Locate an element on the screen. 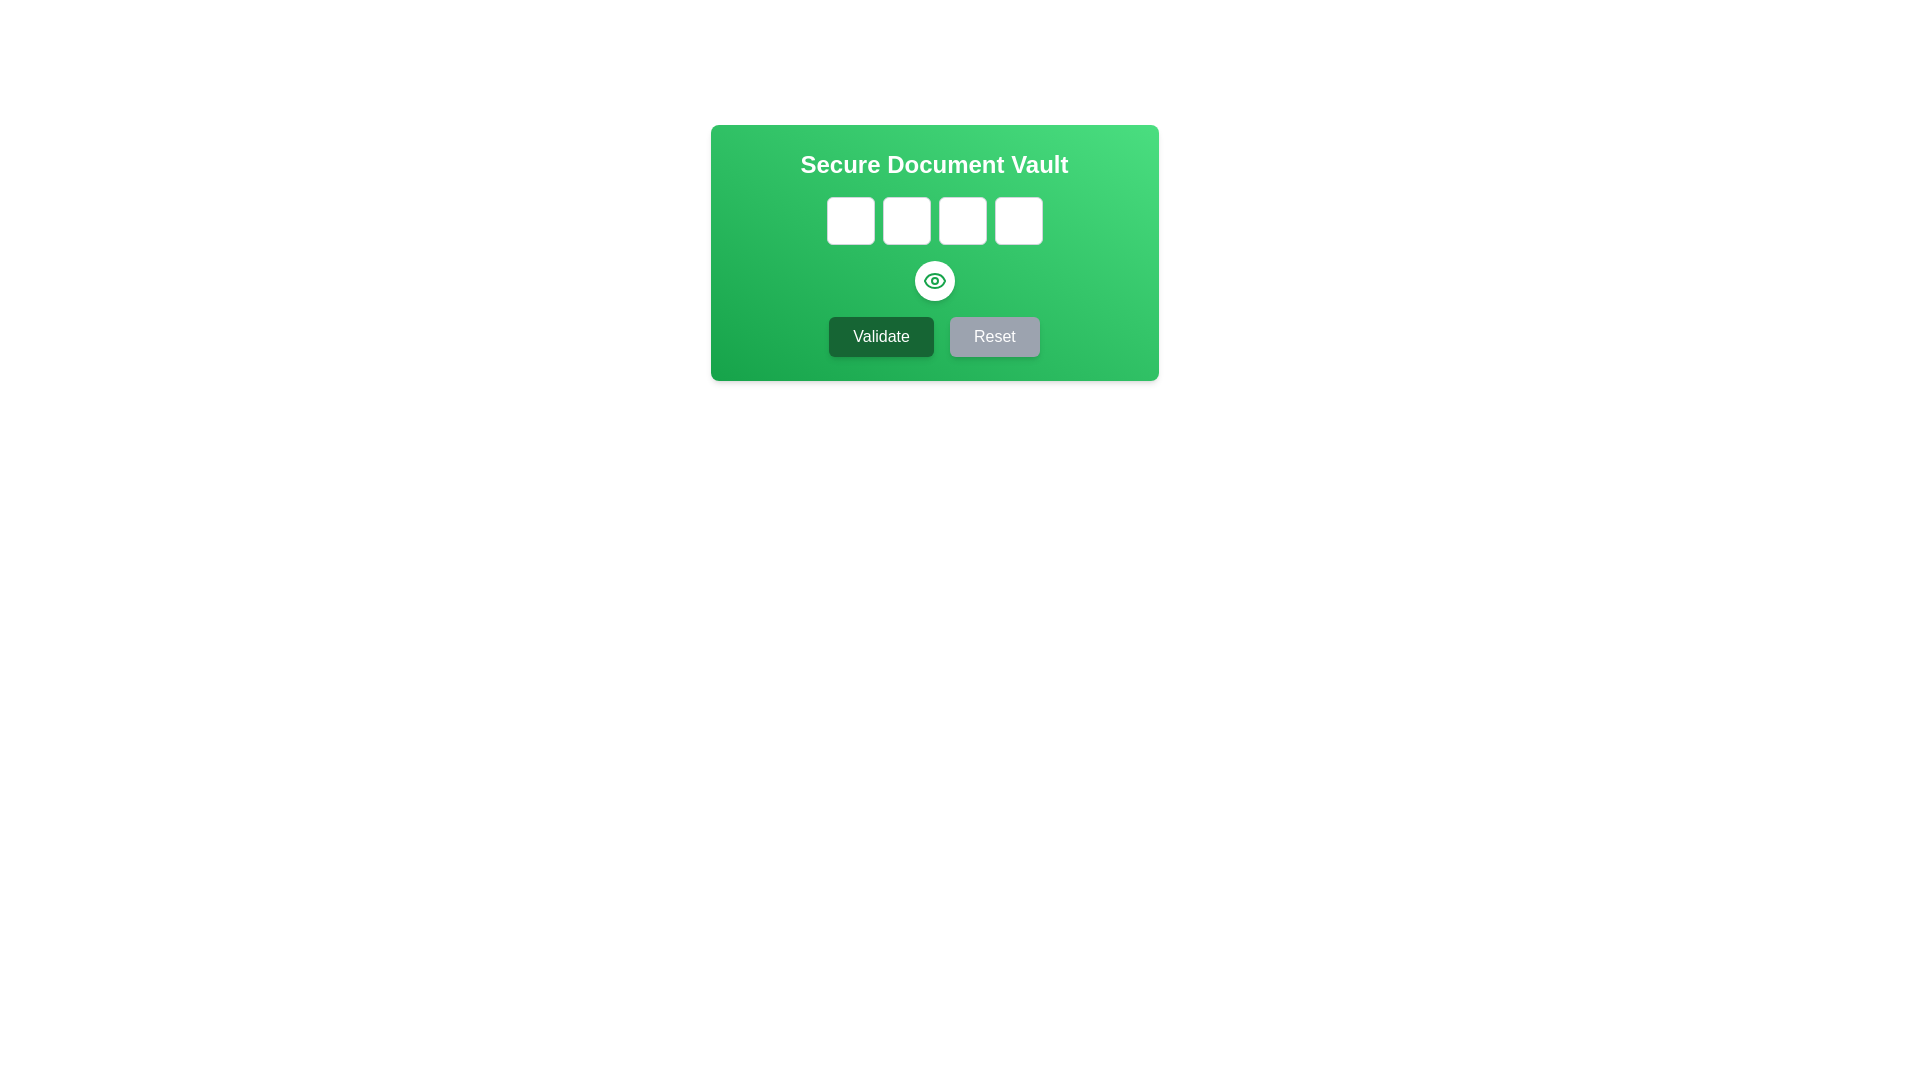  the visibility toggle button located centrally within the green gradient box labeled 'Secure Document Vault' is located at coordinates (933, 252).